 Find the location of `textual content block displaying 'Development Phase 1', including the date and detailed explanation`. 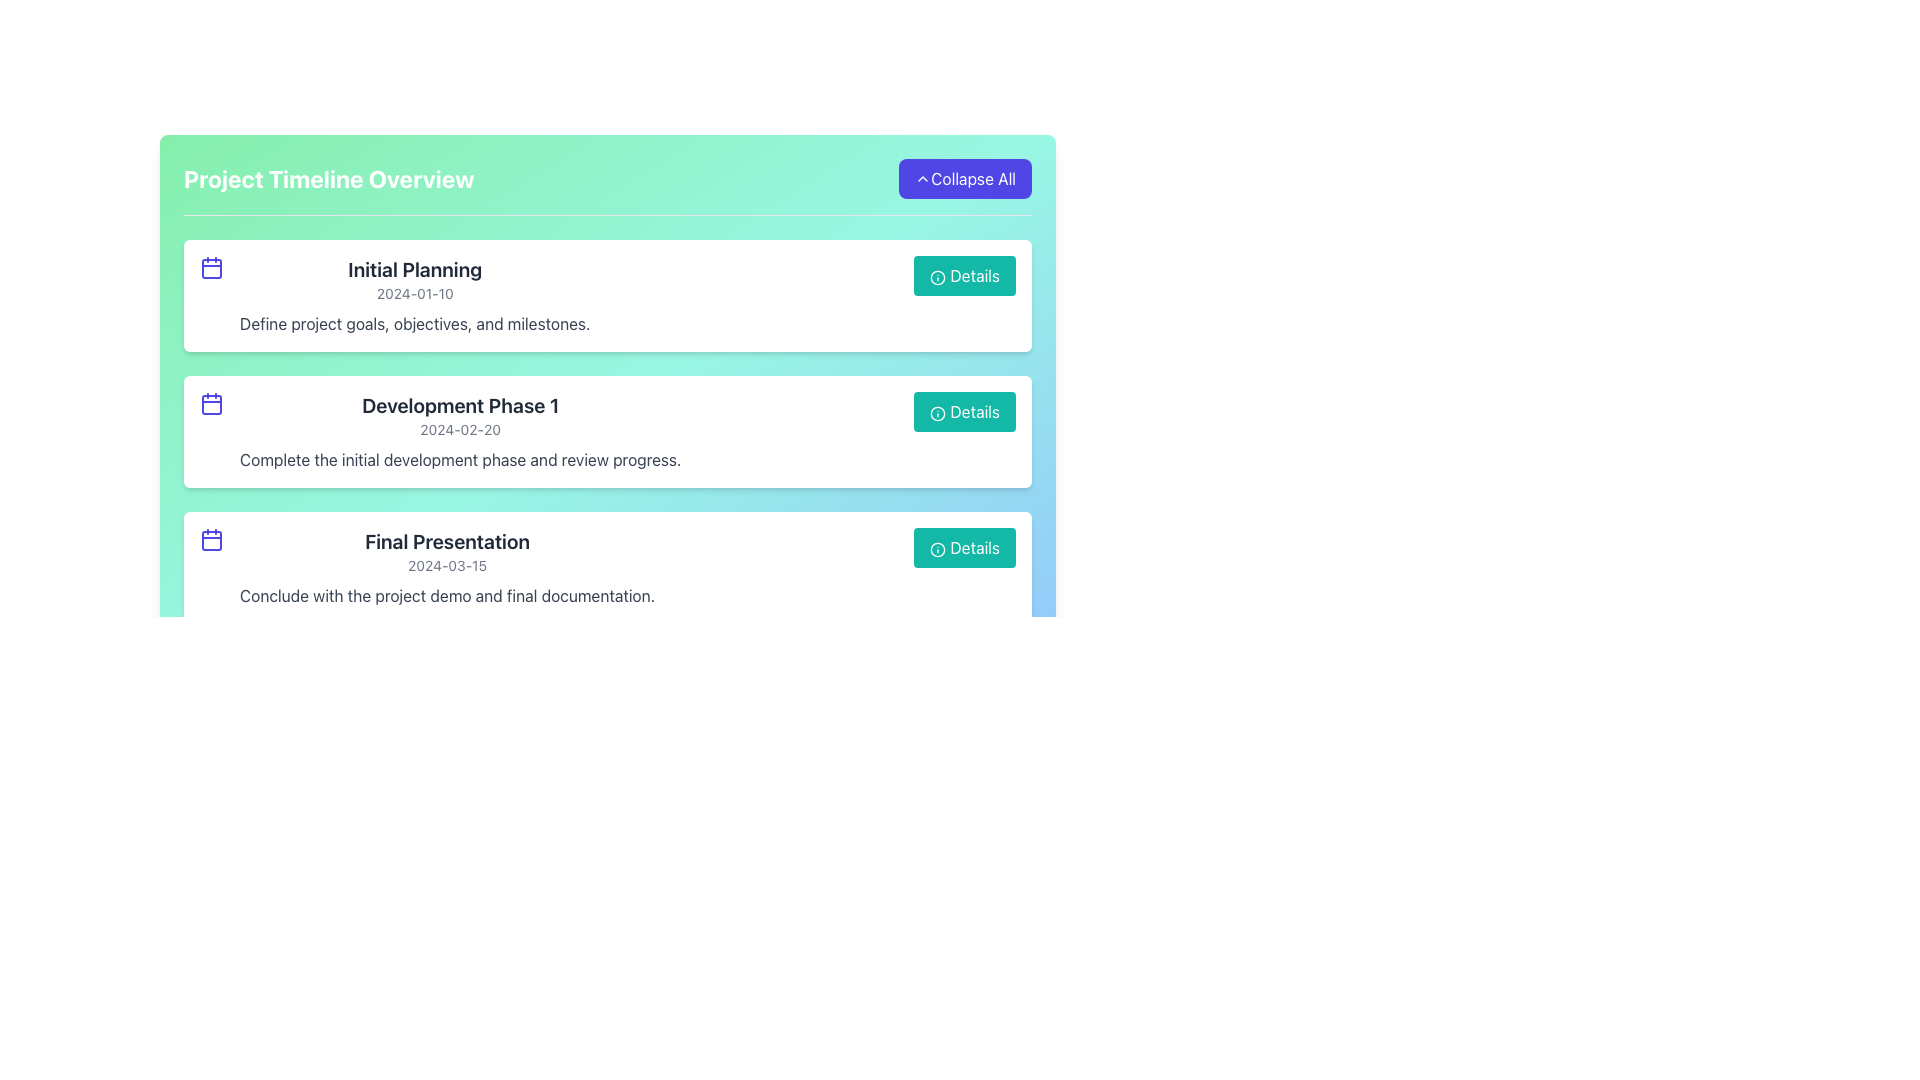

textual content block displaying 'Development Phase 1', including the date and detailed explanation is located at coordinates (459, 431).